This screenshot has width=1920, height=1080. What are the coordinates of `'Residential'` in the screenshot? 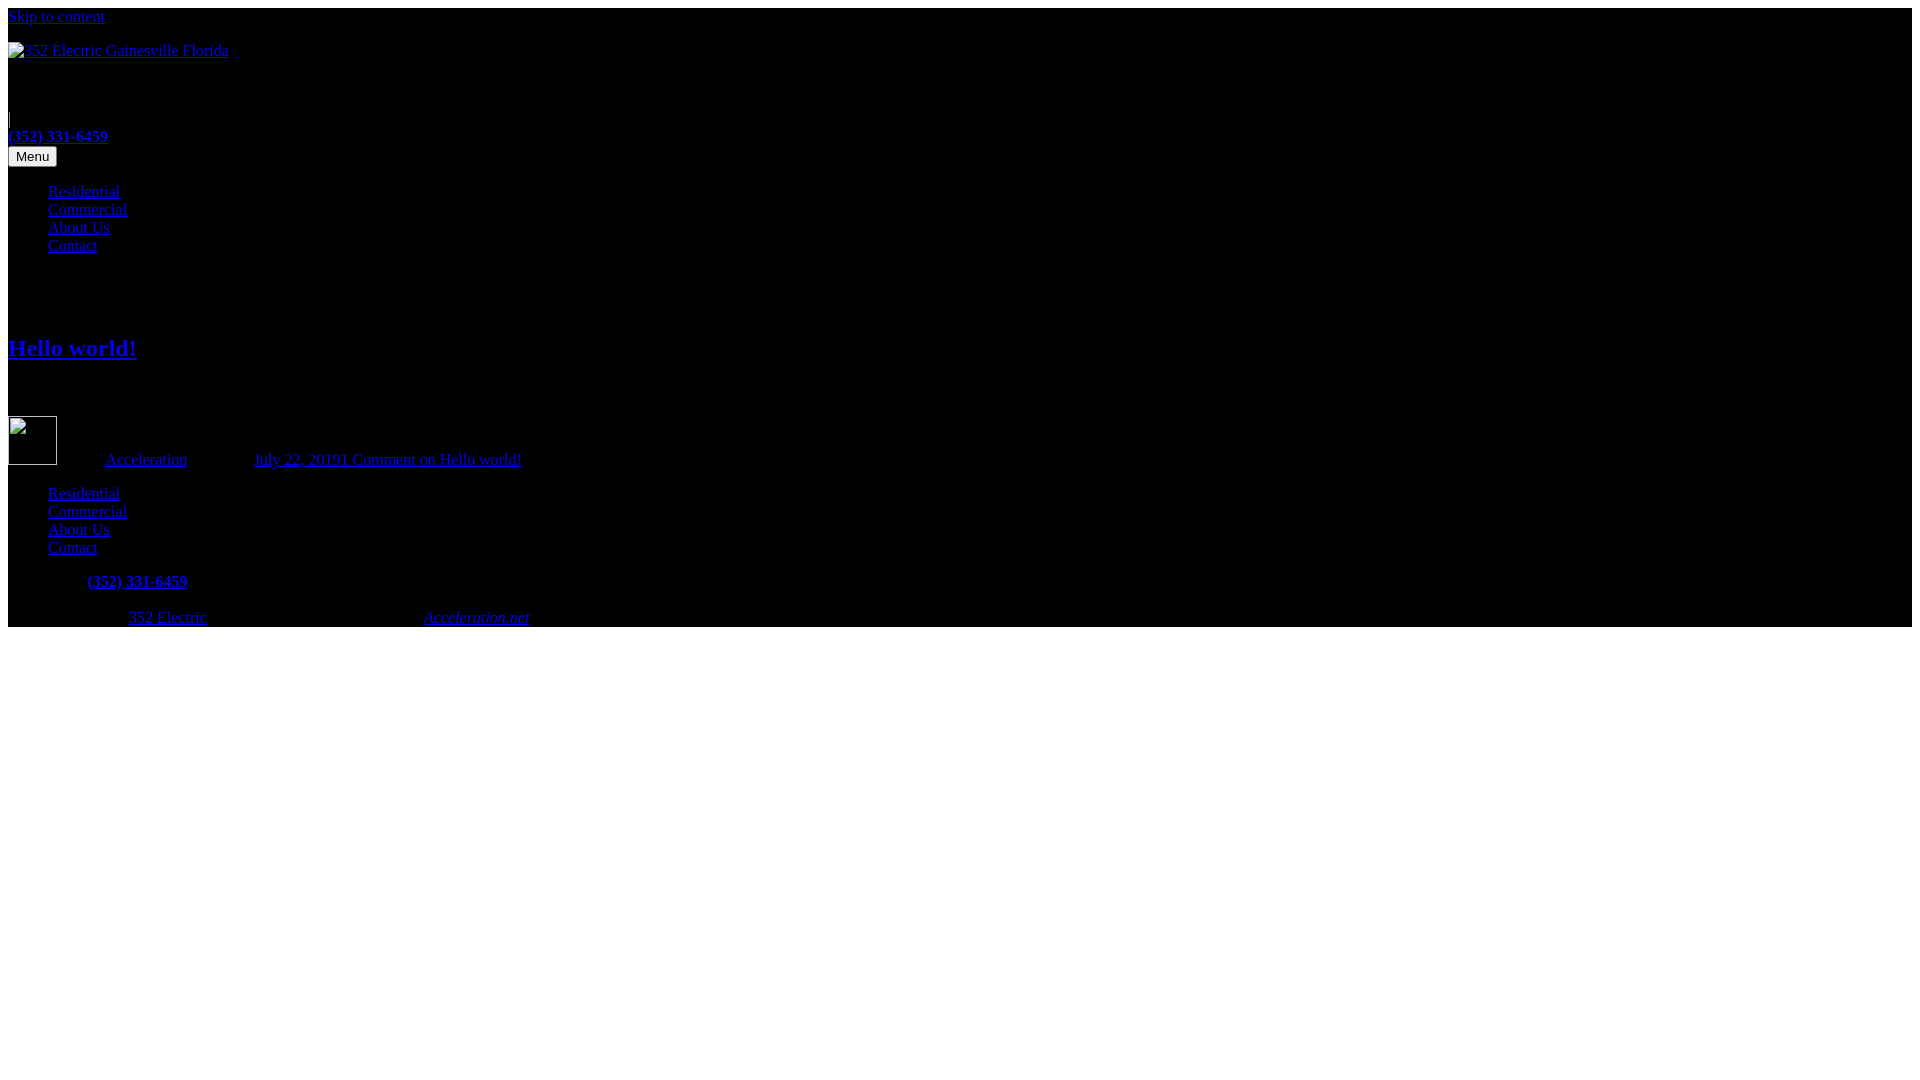 It's located at (82, 191).